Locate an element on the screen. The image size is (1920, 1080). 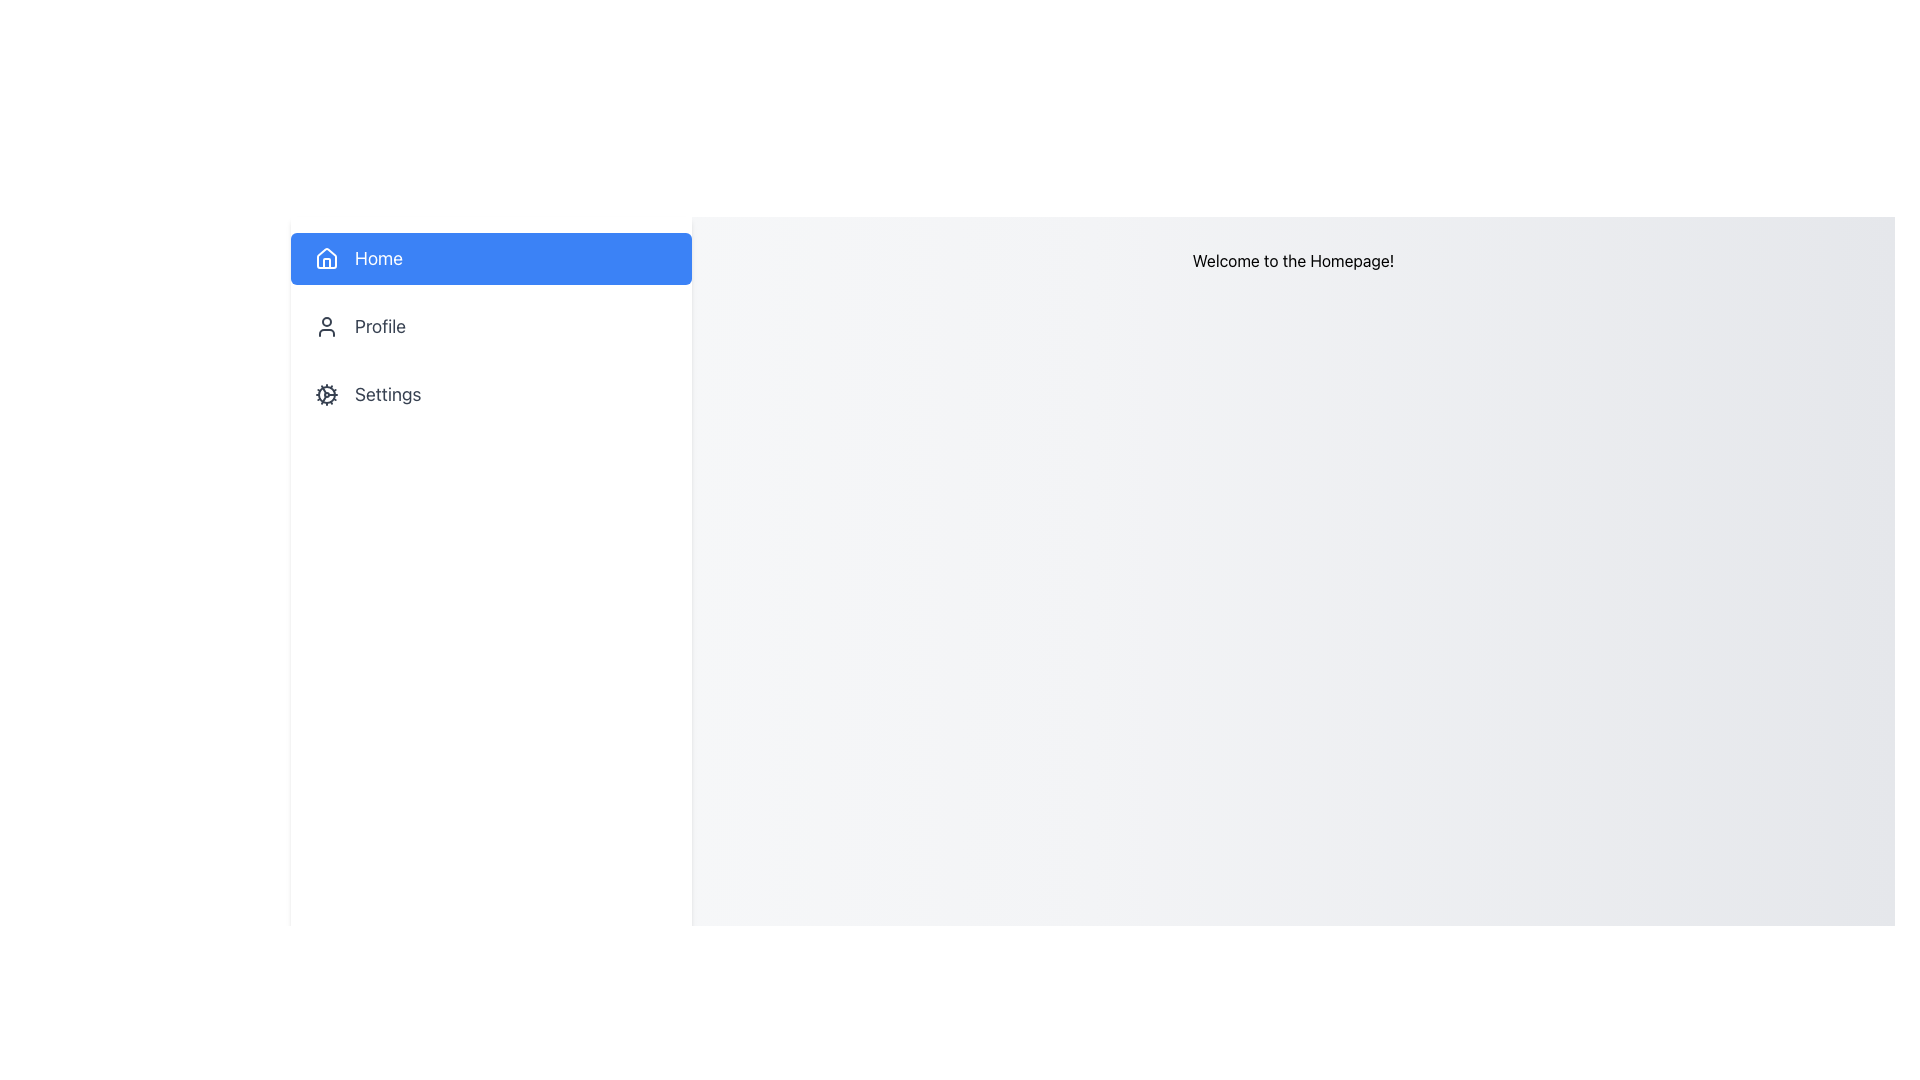
the house-shaped icon representing the home navigation option, located in the left-side navigation menu next to the 'Home' label is located at coordinates (326, 257).